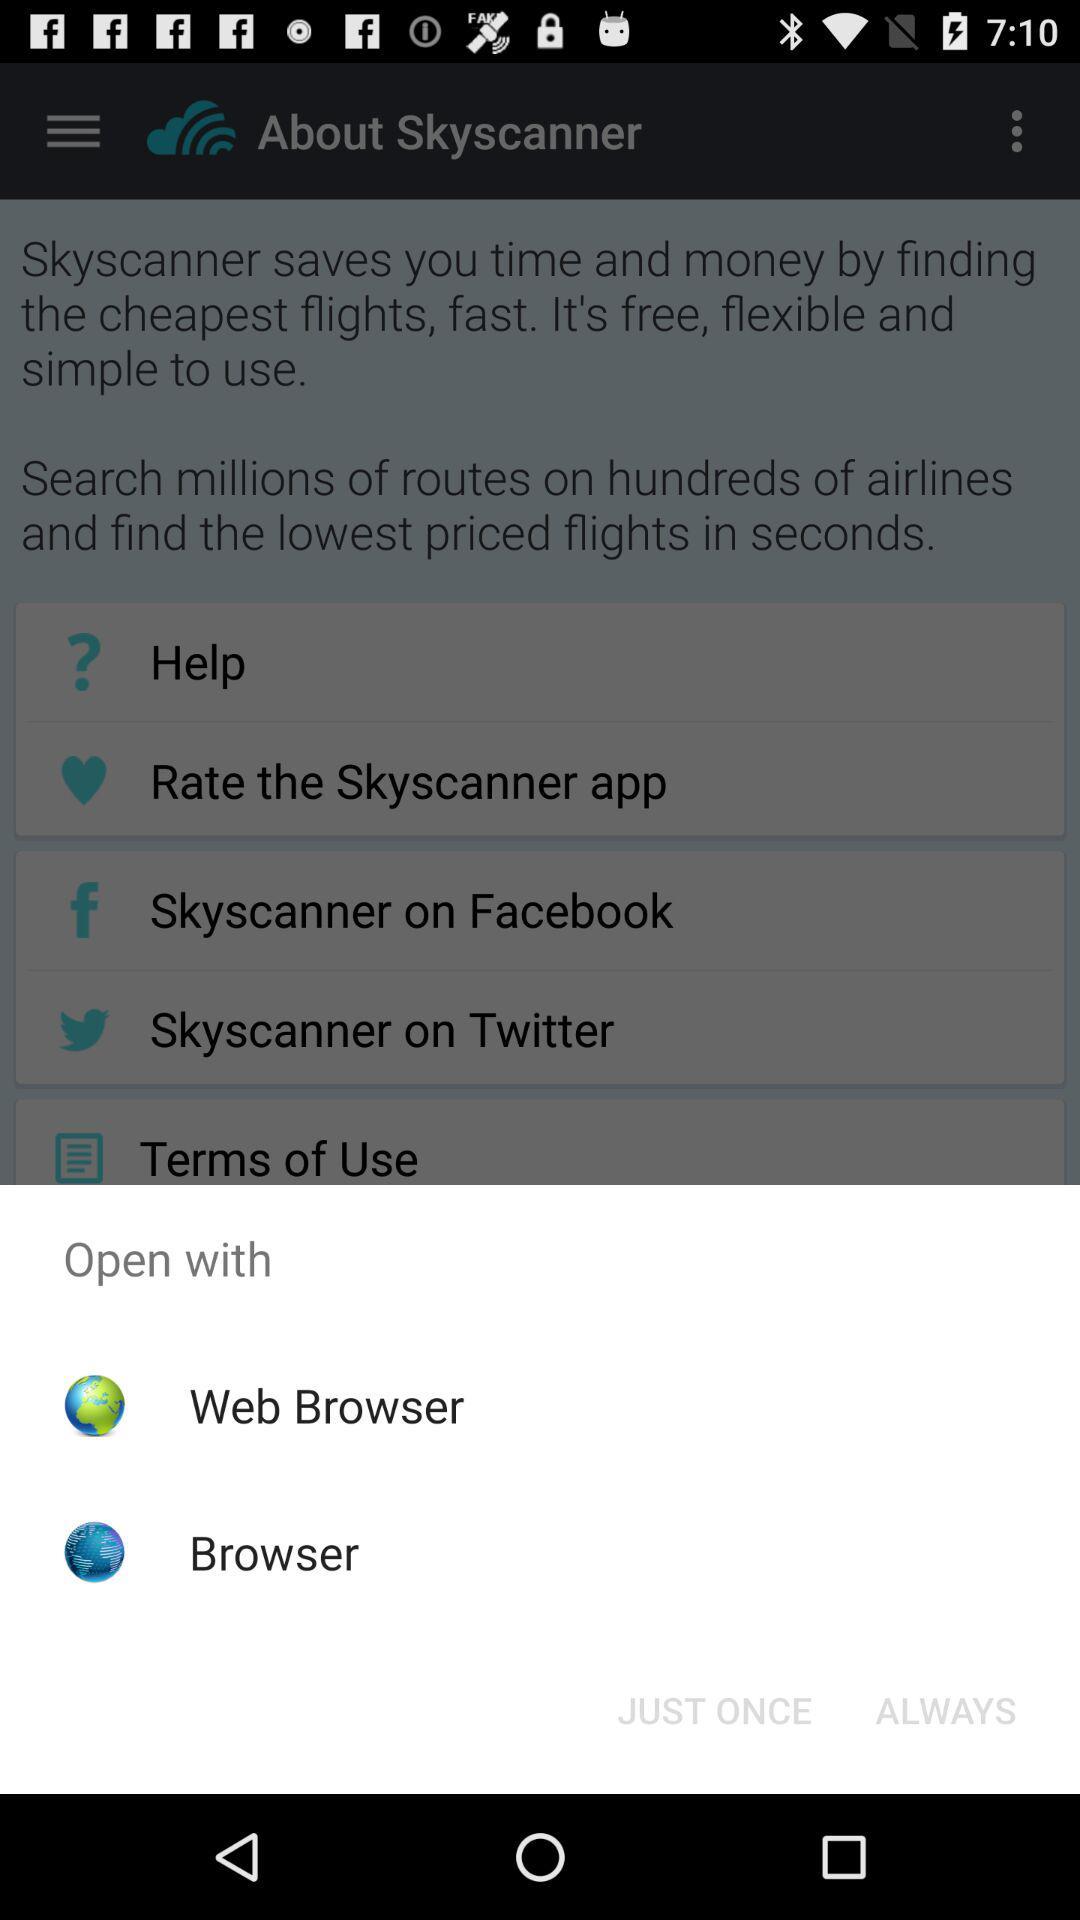  I want to click on the web browser, so click(325, 1404).